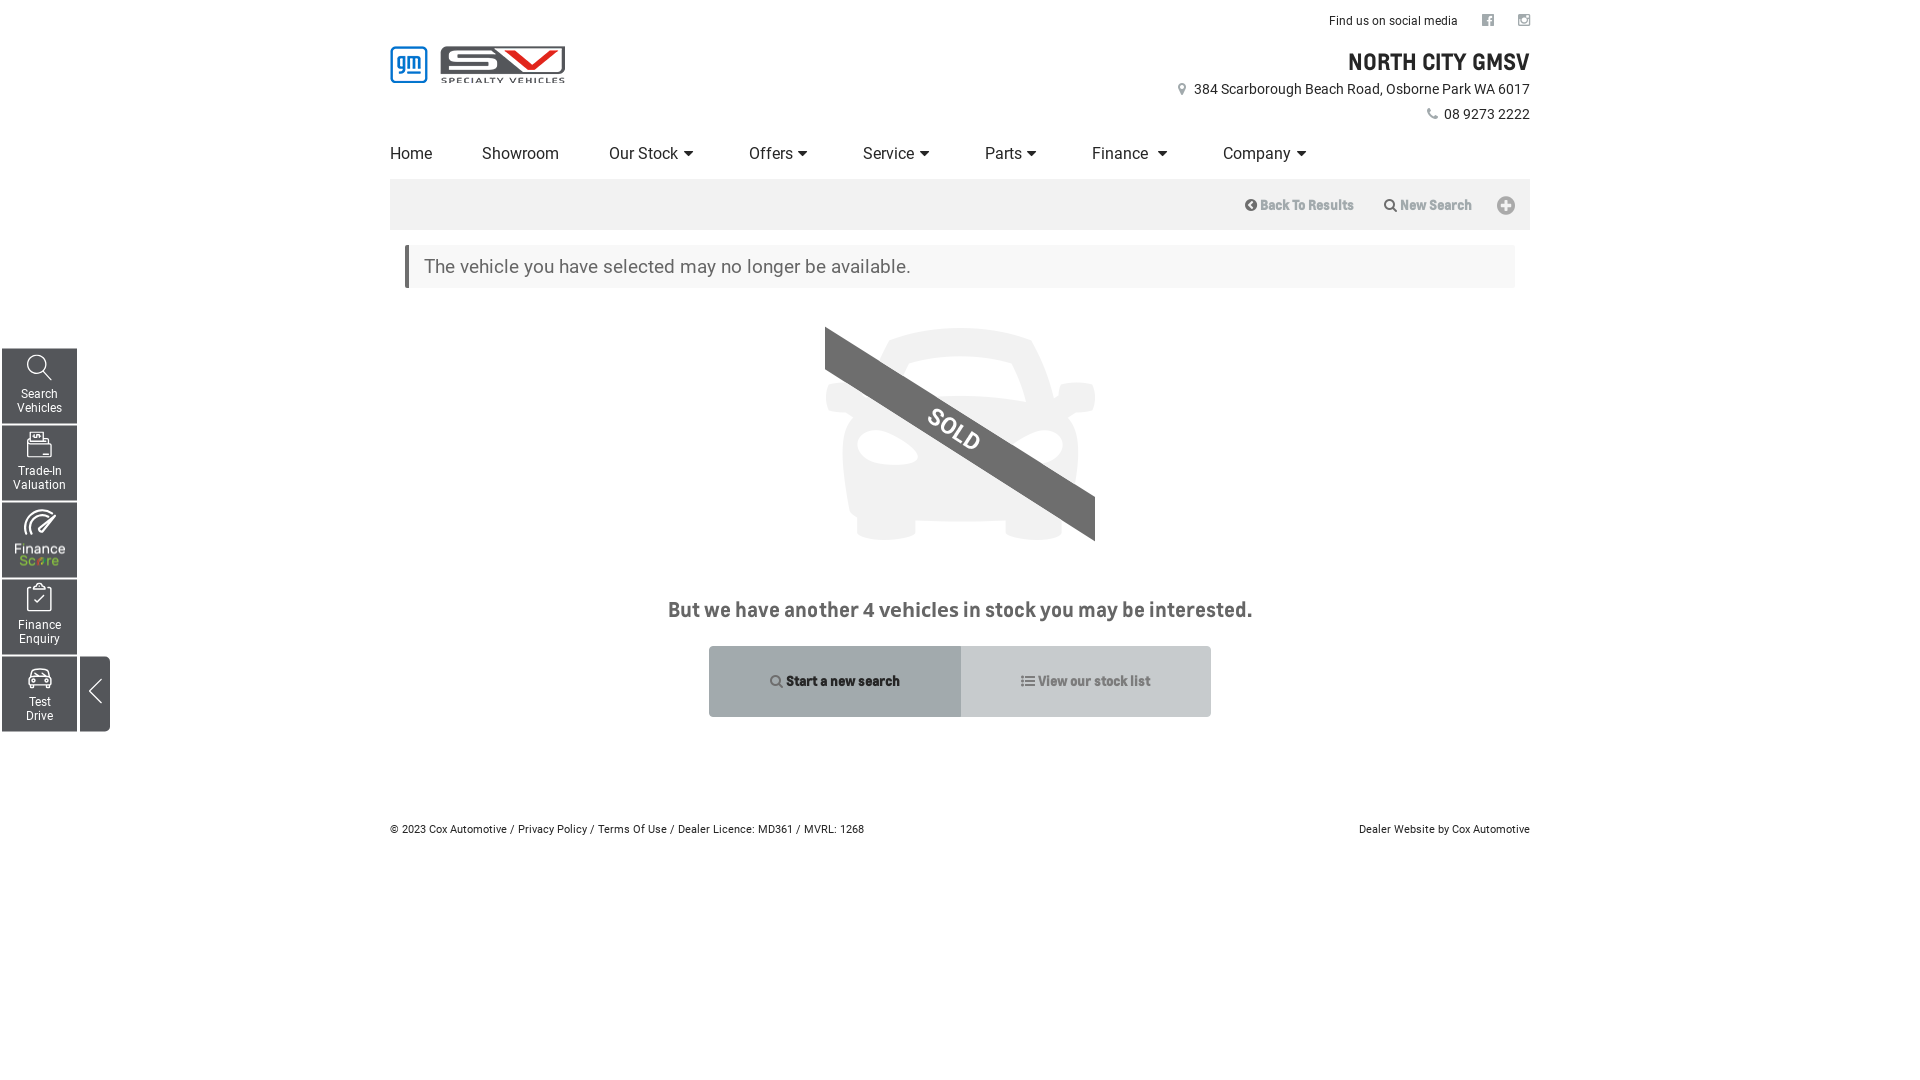 Image resolution: width=1920 pixels, height=1080 pixels. I want to click on 'Back To Results', so click(1299, 204).